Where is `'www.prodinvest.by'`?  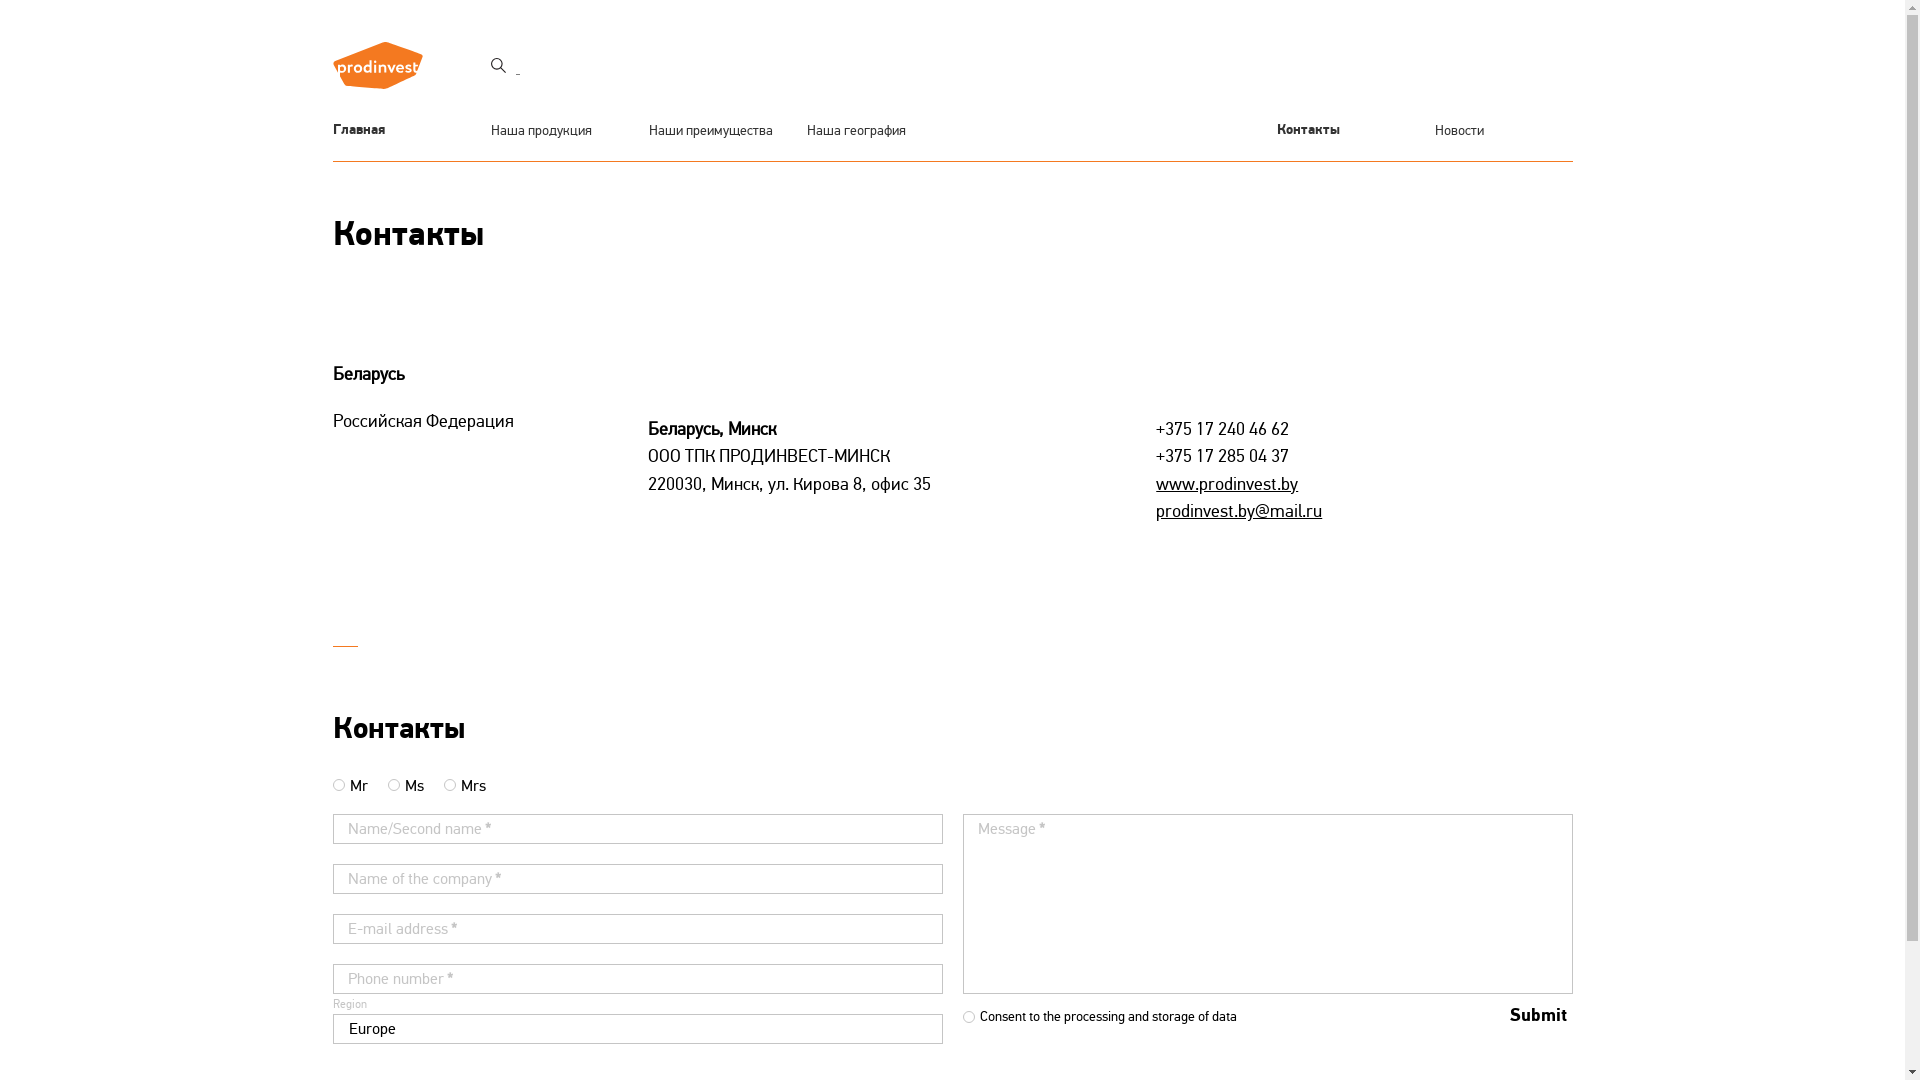
'www.prodinvest.by' is located at coordinates (1226, 483).